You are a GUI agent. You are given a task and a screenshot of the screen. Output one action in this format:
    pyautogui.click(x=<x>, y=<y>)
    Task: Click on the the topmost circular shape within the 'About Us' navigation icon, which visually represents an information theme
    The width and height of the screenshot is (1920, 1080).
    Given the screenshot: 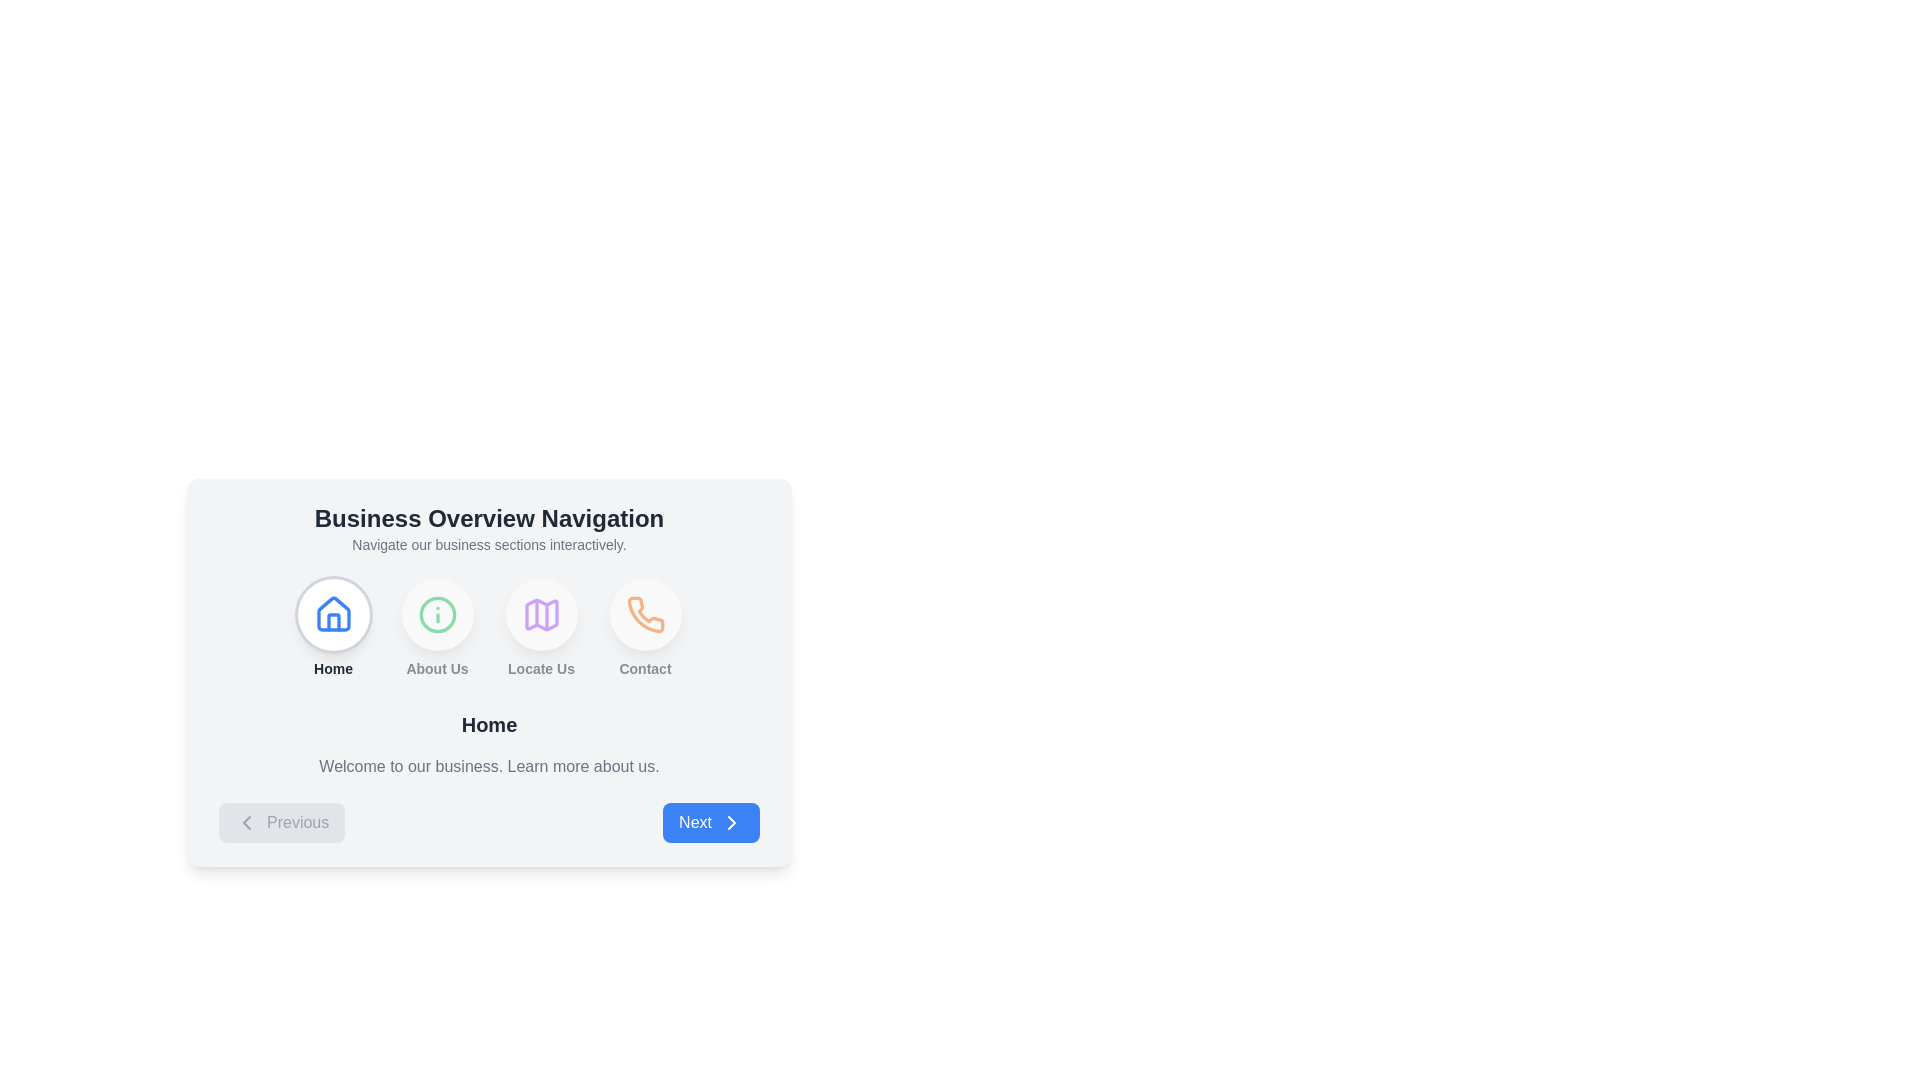 What is the action you would take?
    pyautogui.click(x=436, y=613)
    